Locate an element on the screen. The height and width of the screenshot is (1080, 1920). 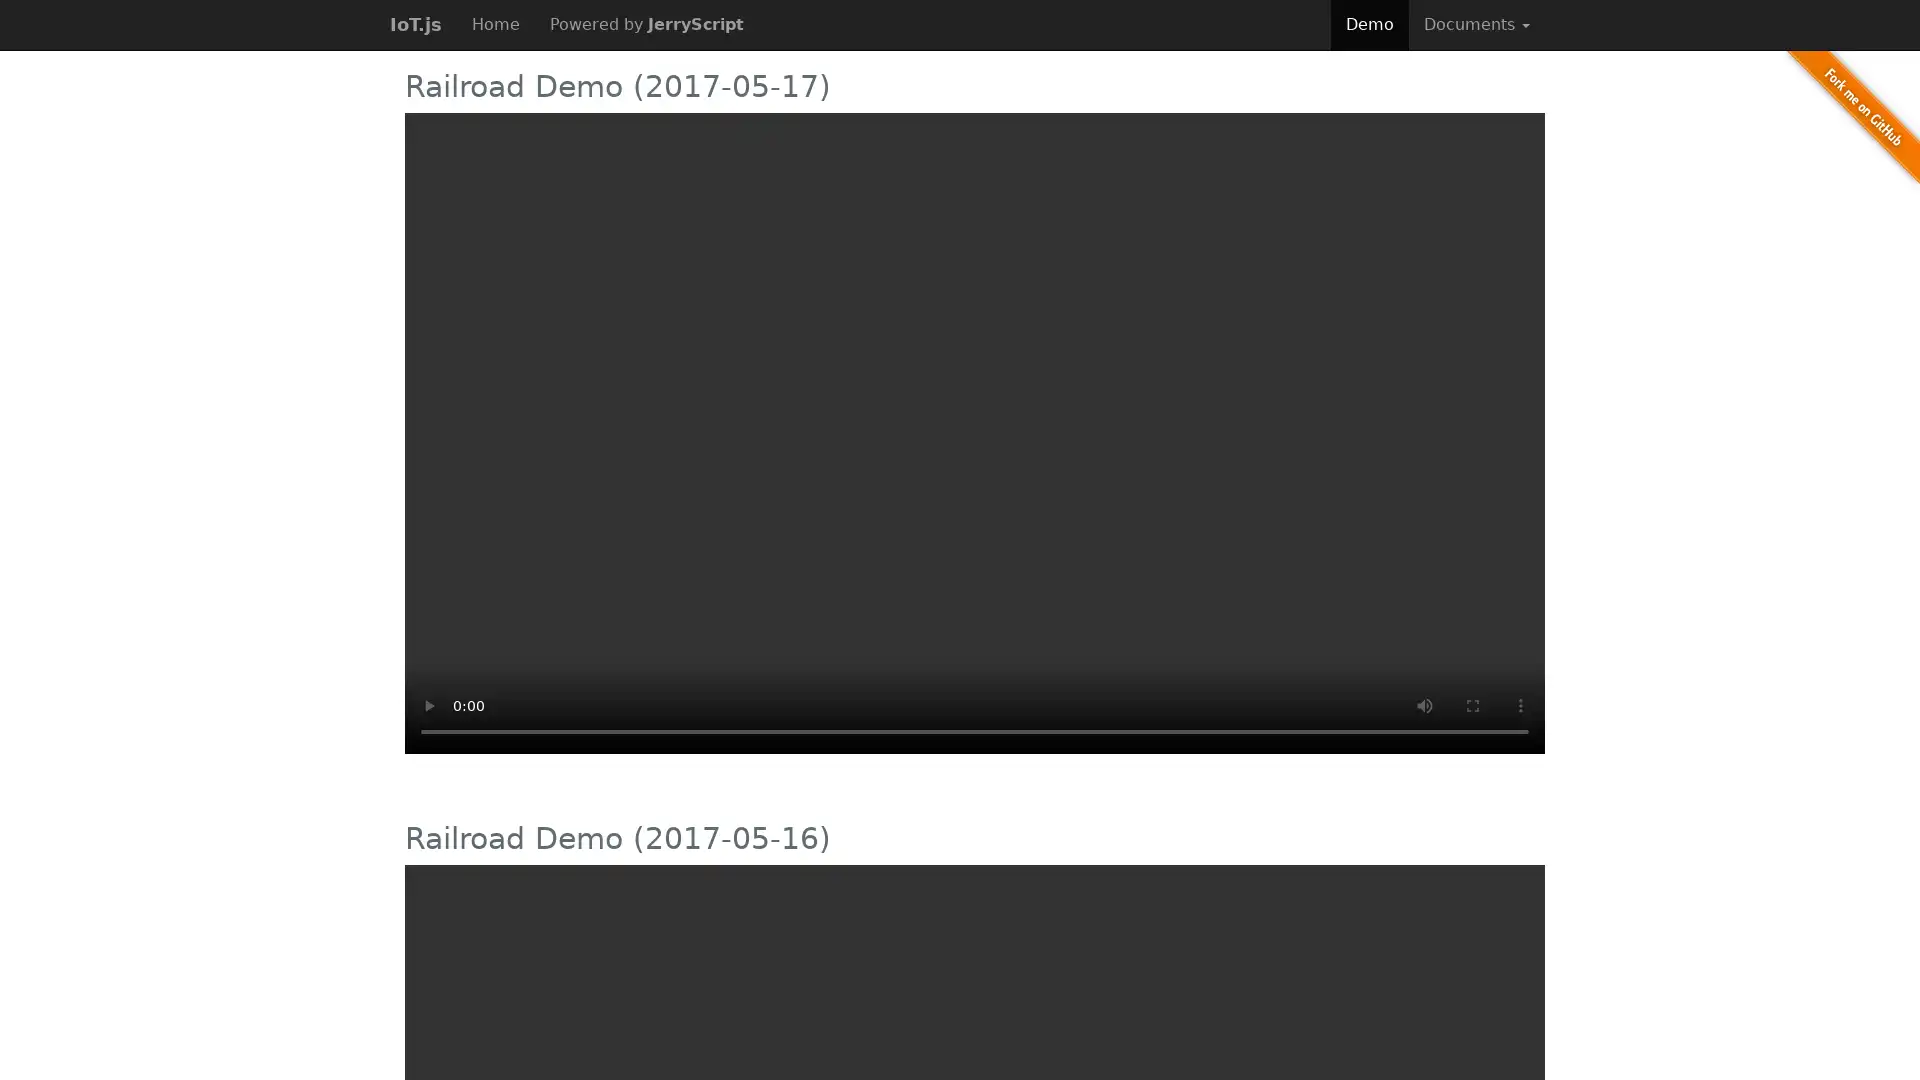
mute is located at coordinates (1424, 704).